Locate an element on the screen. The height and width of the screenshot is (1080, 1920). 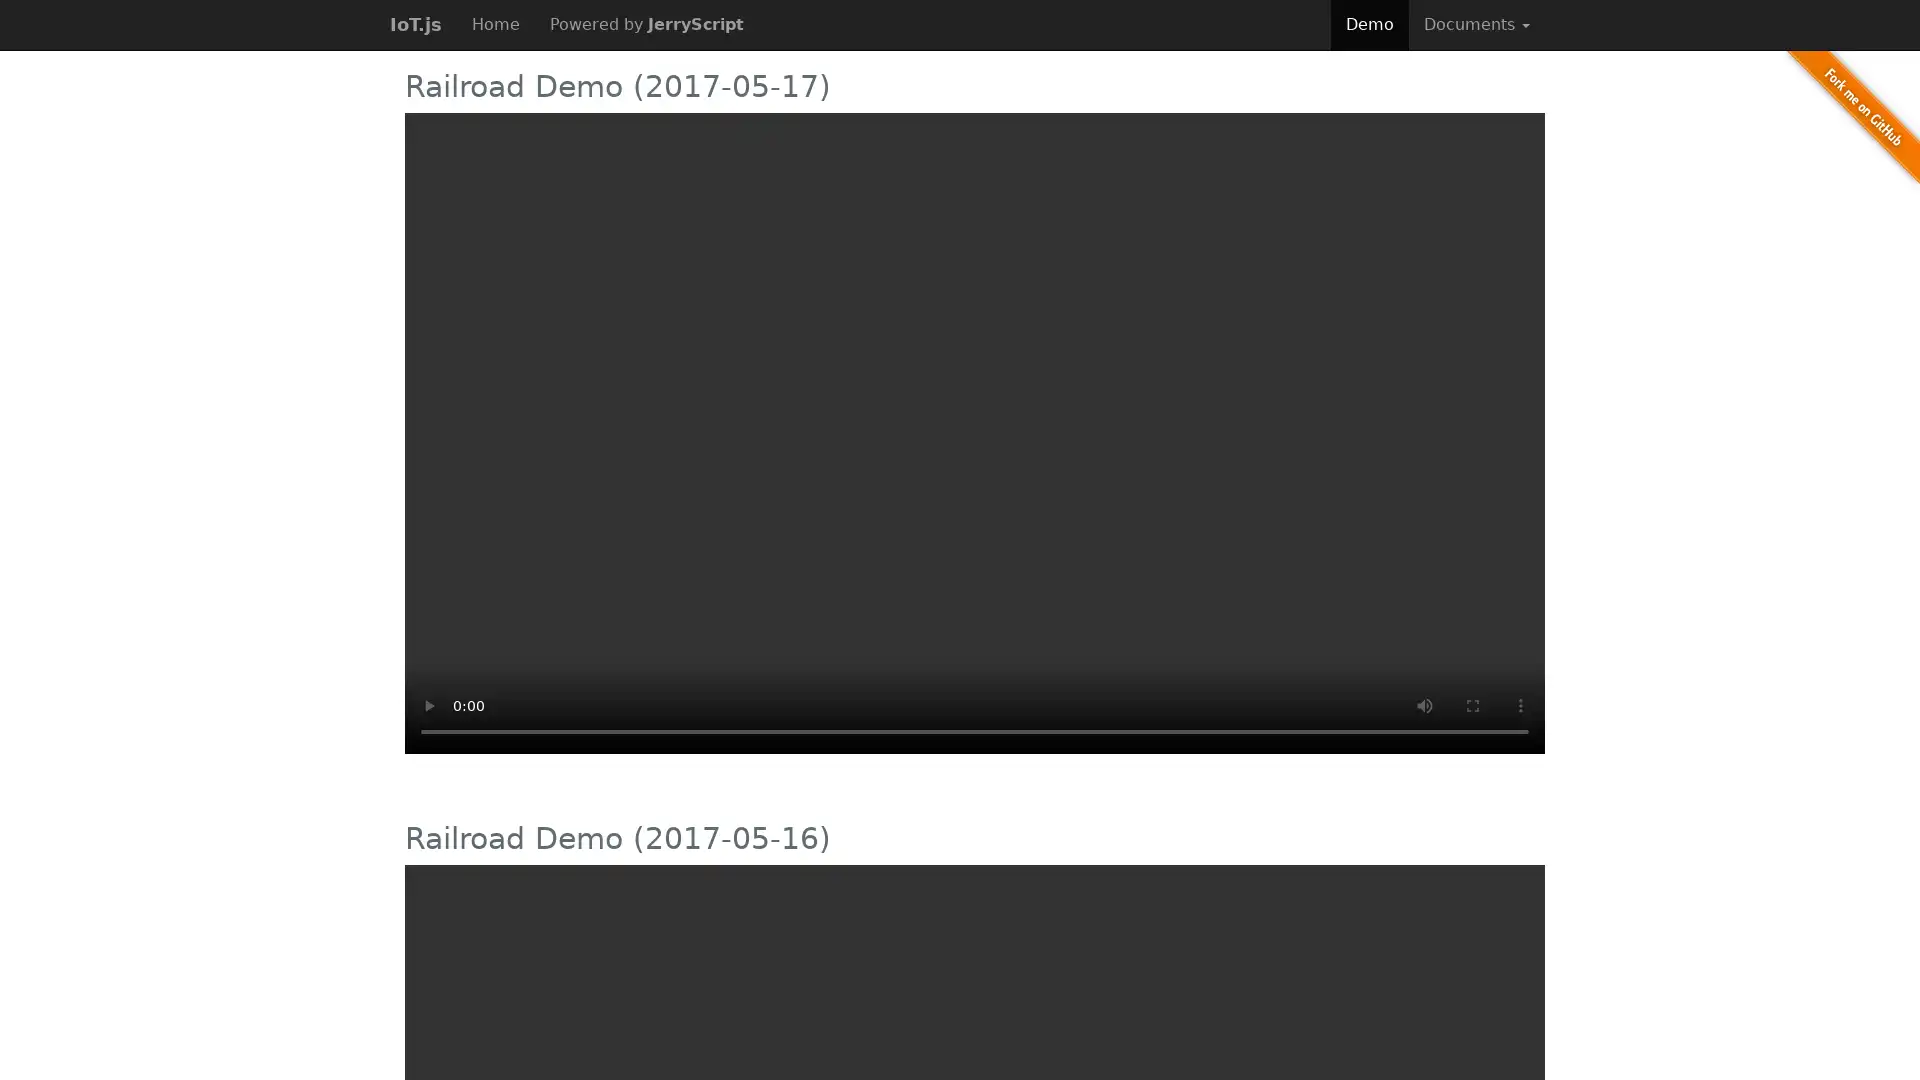
mute is located at coordinates (1424, 704).